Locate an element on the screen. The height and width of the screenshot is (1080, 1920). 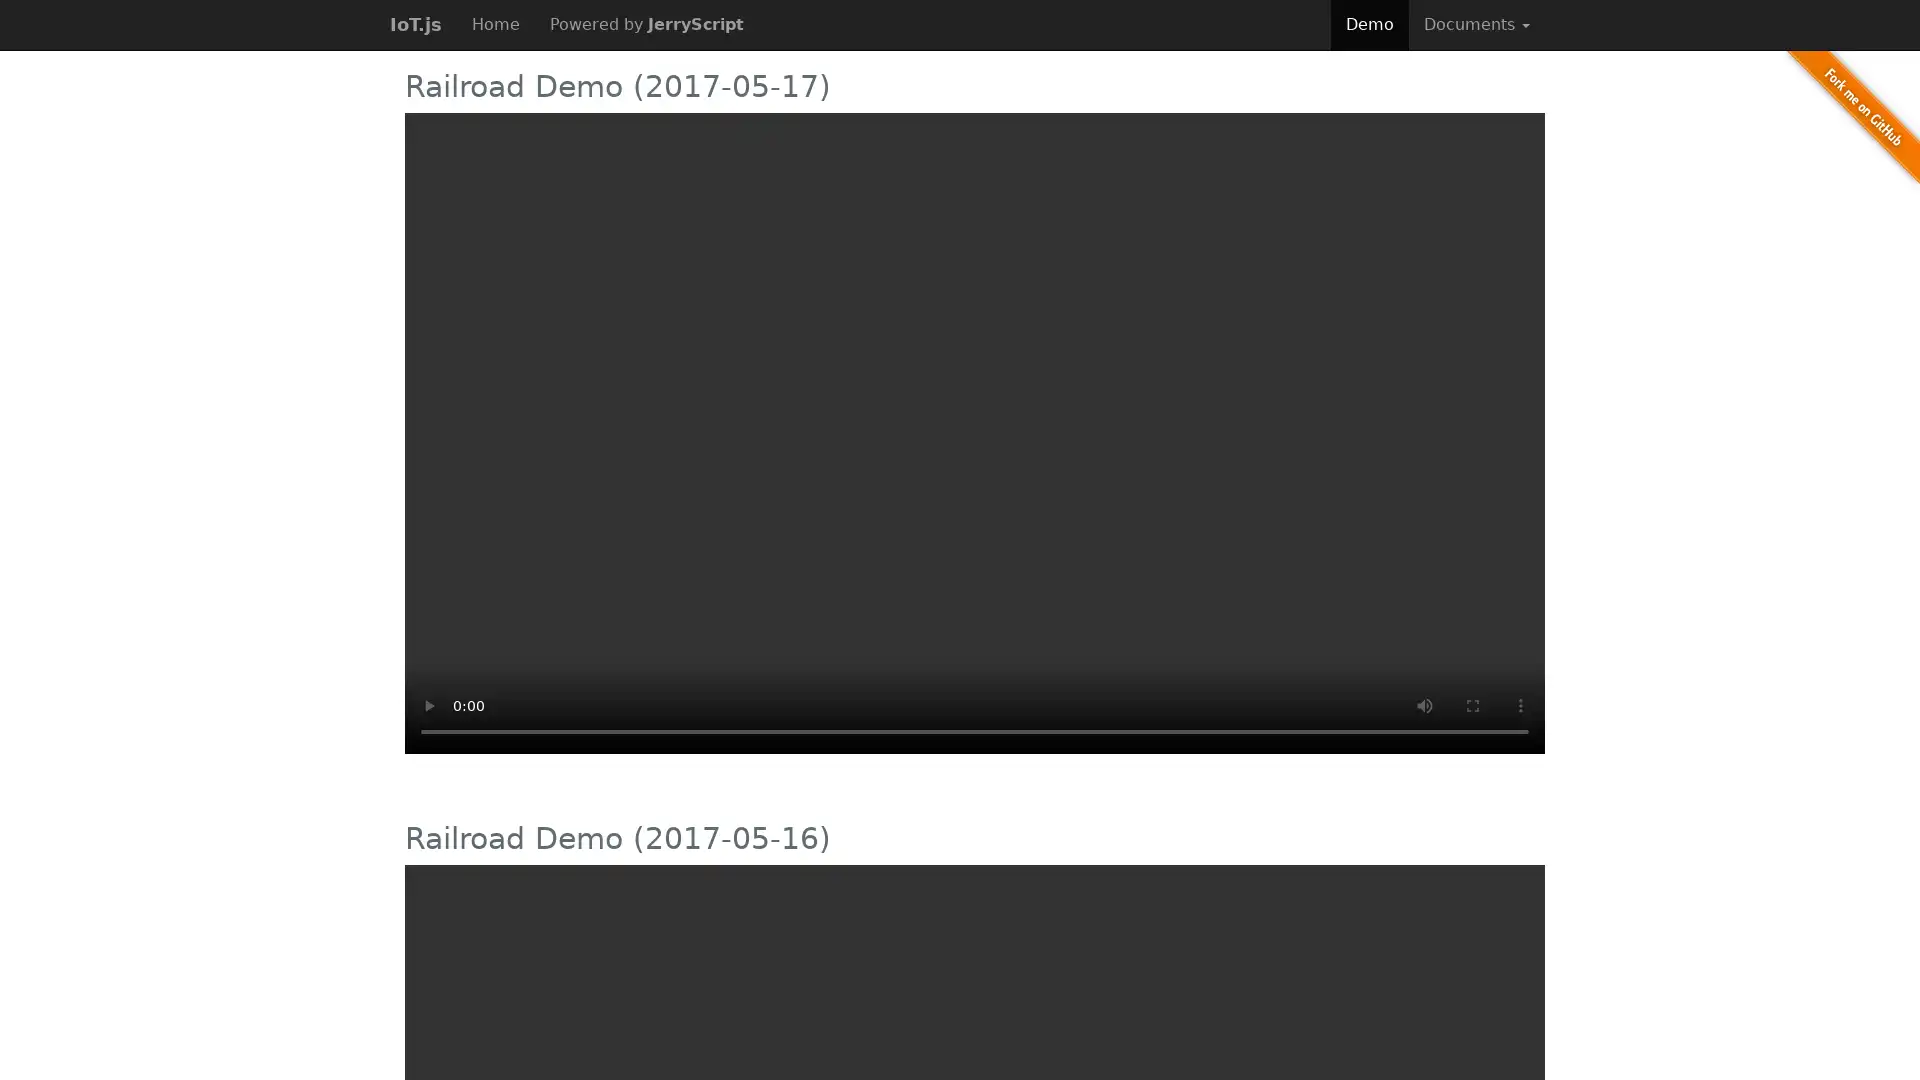
mute is located at coordinates (1424, 704).